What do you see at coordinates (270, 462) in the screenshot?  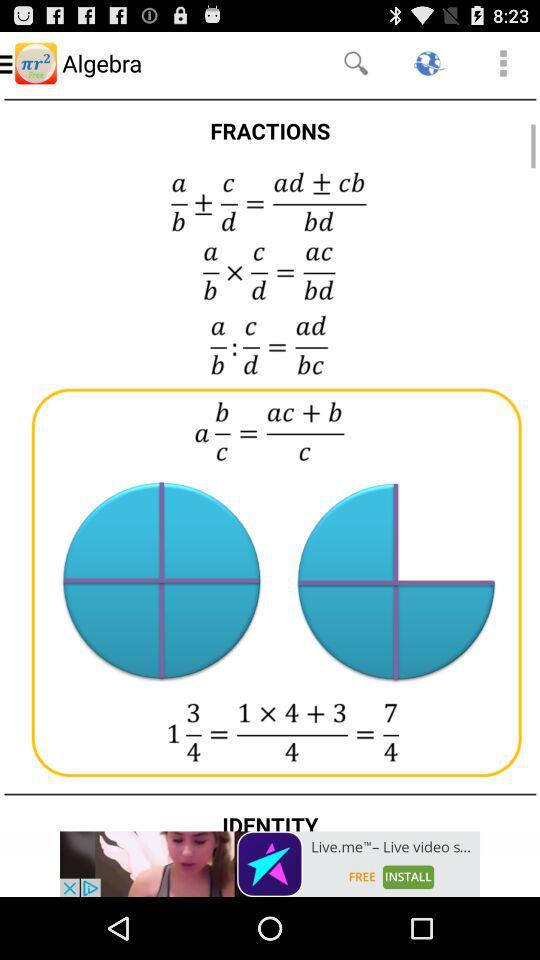 I see `formula page` at bounding box center [270, 462].